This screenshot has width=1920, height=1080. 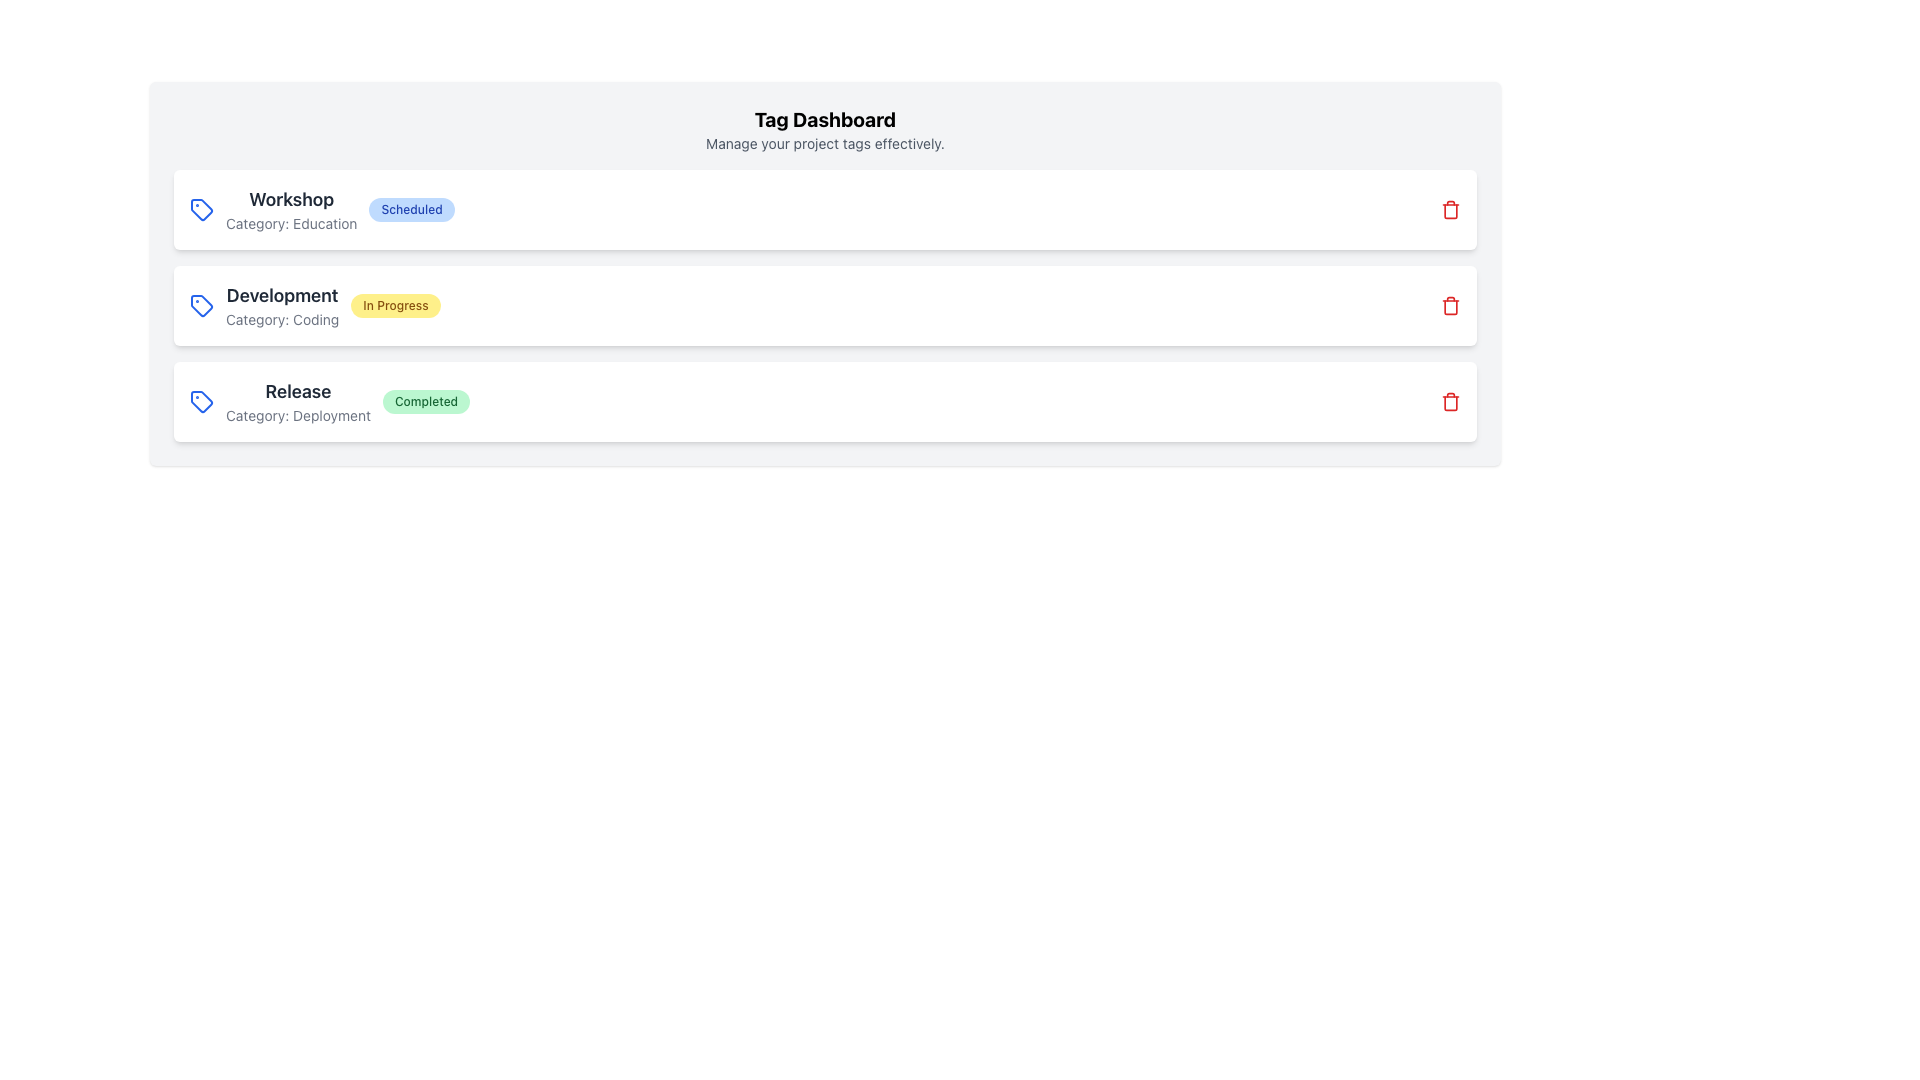 What do you see at coordinates (281, 296) in the screenshot?
I see `text-based label or header element titled 'Development', which is styled prominently in bold and dark gray, located in the second row of a vertical list layout` at bounding box center [281, 296].